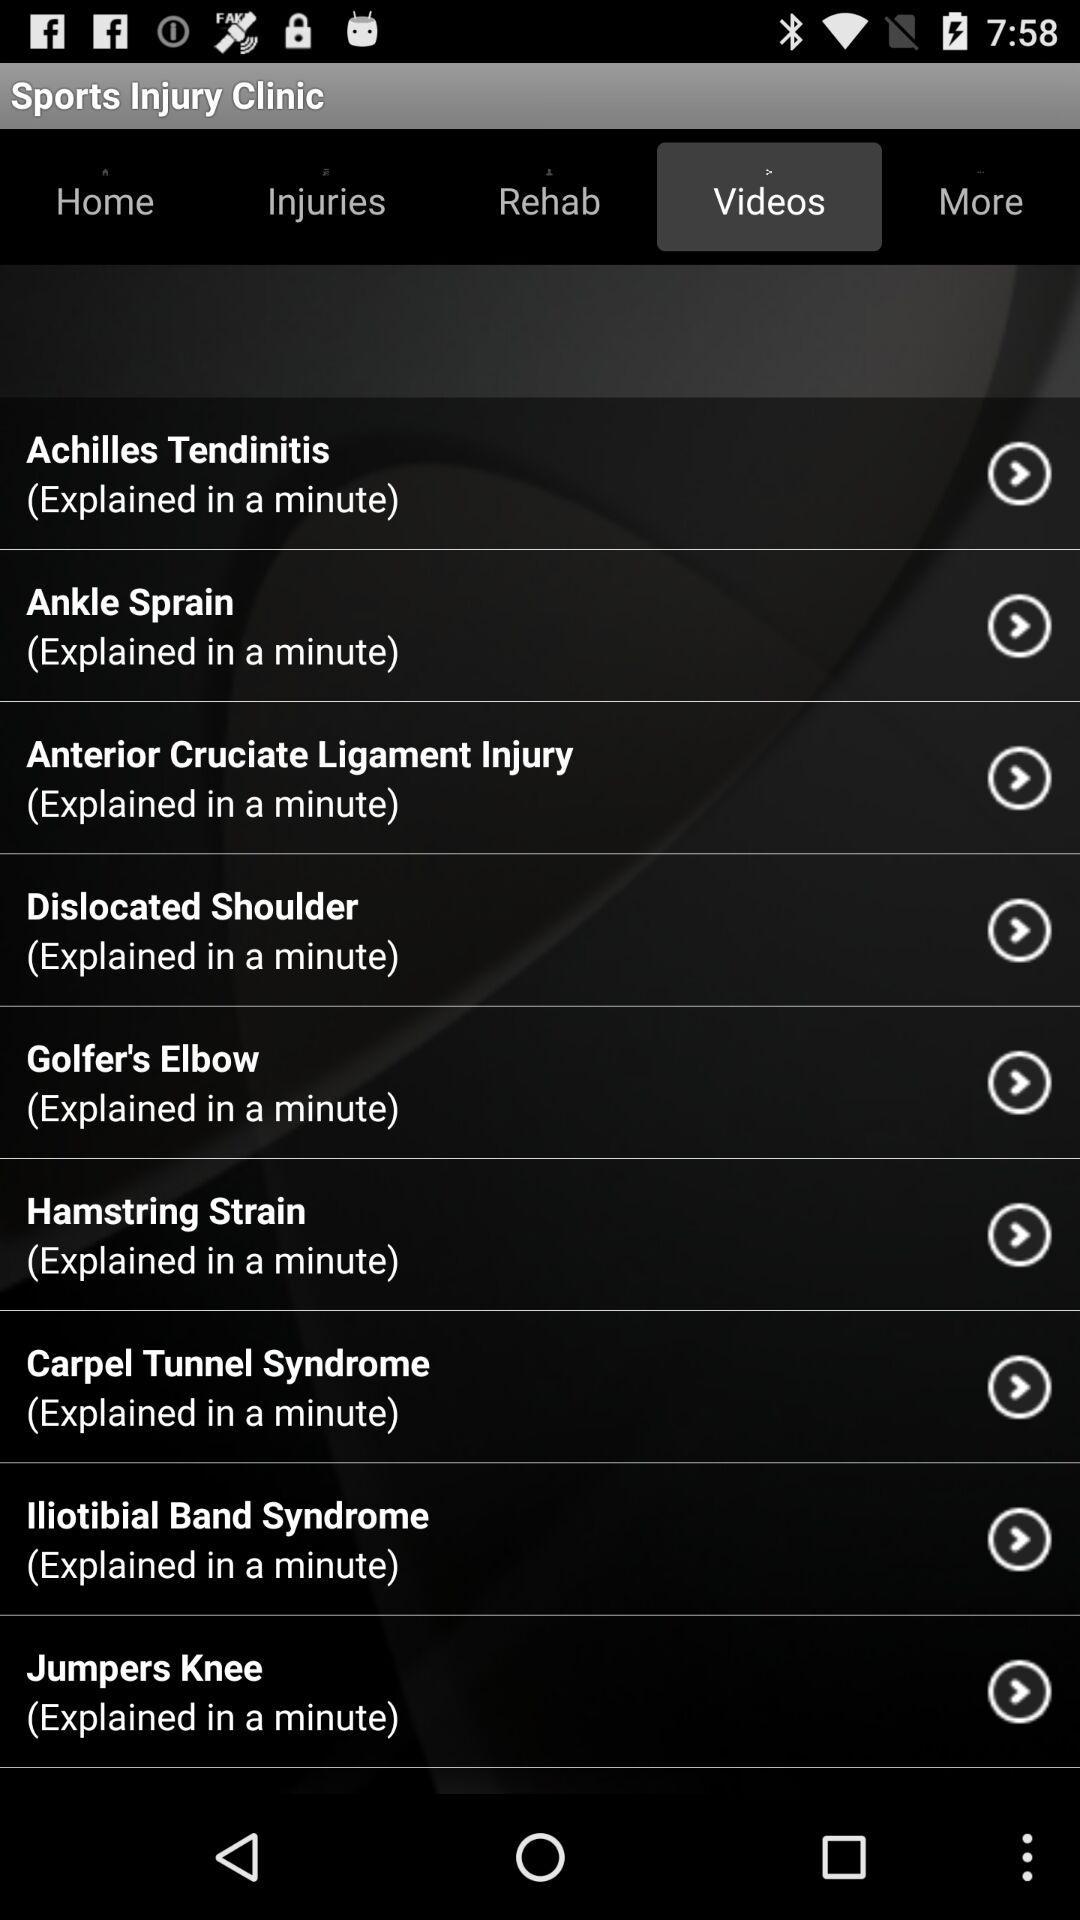 This screenshot has width=1080, height=1920. Describe the element at coordinates (549, 196) in the screenshot. I see `the icon below the sports injury clinic` at that location.